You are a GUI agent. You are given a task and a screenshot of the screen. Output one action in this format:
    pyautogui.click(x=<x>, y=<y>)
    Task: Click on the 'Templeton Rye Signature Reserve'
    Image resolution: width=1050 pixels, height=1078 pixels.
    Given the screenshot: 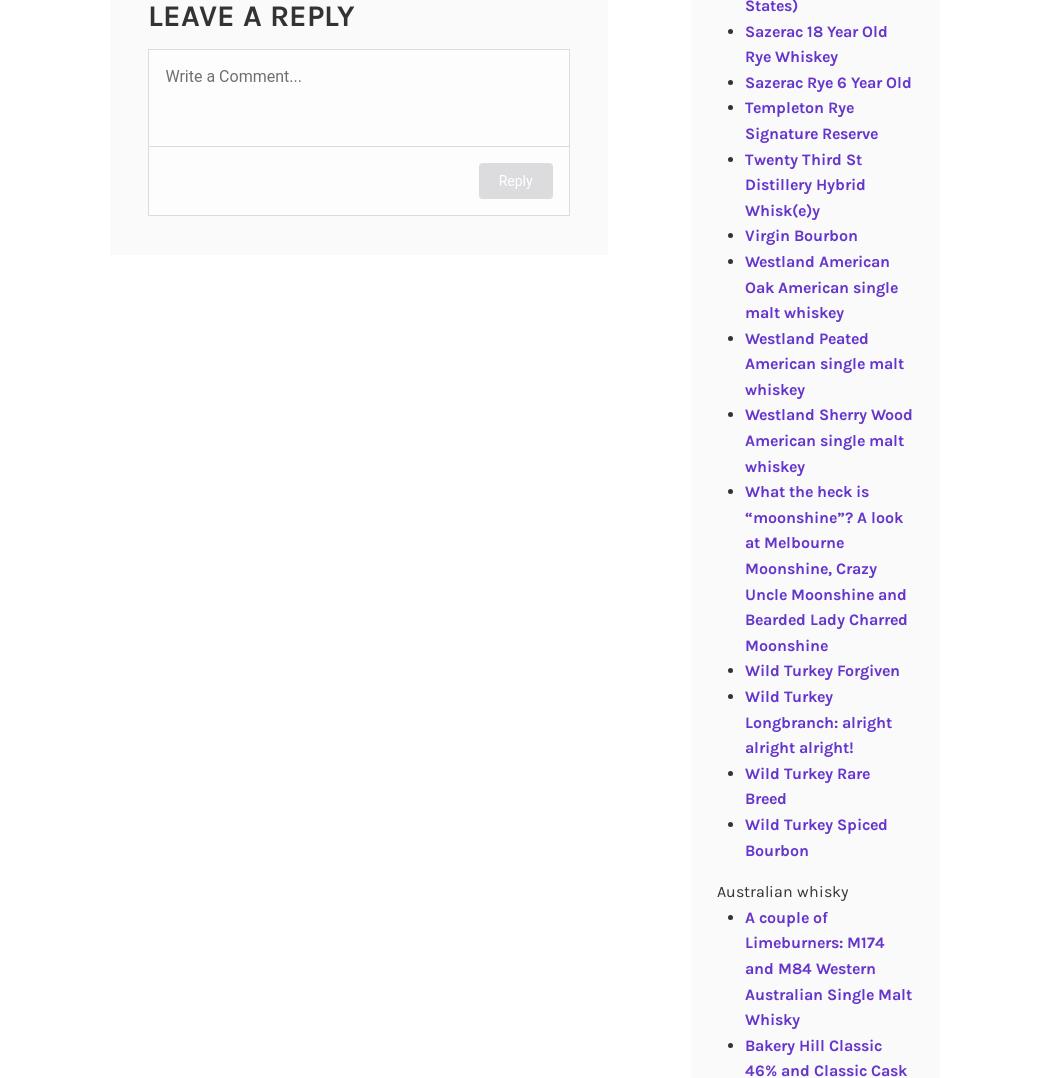 What is the action you would take?
    pyautogui.click(x=743, y=119)
    